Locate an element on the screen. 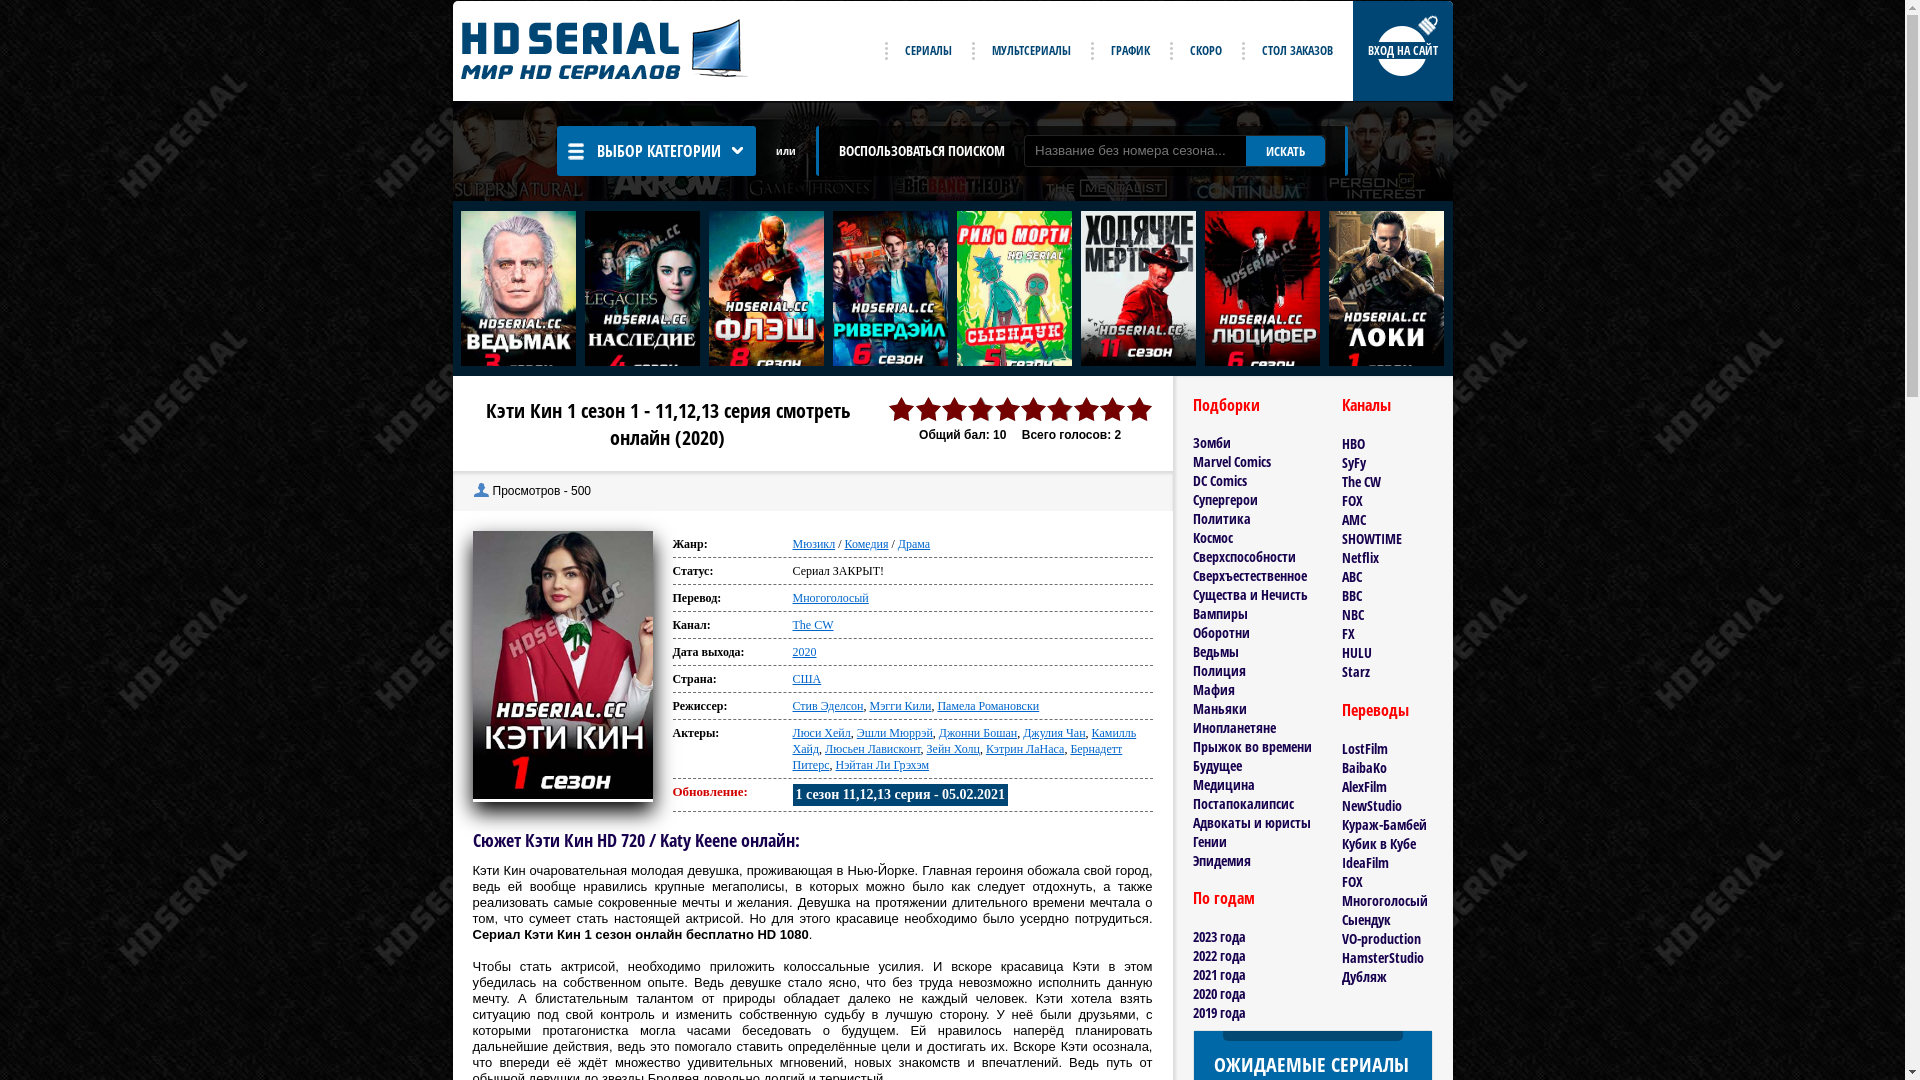 This screenshot has height=1080, width=1920. 'NewStudio' is located at coordinates (1371, 804).